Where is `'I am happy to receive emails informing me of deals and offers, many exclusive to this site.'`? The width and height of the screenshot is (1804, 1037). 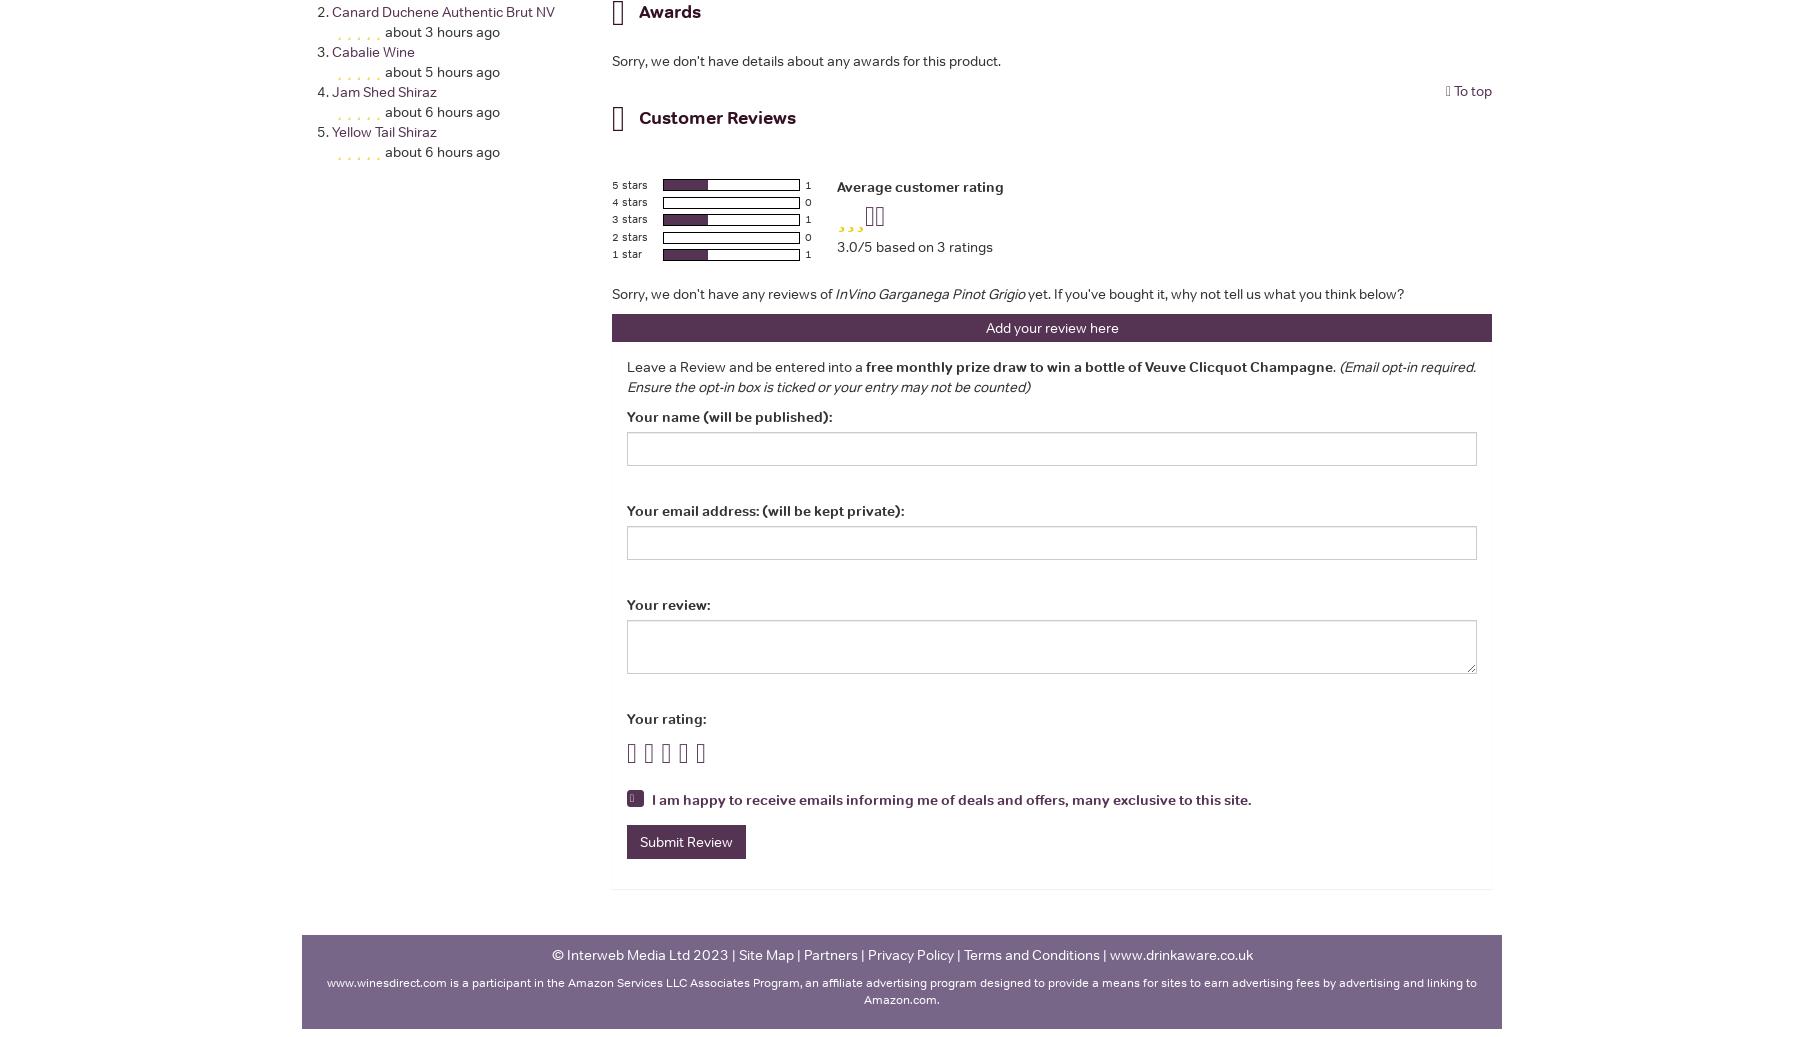
'I am happy to receive emails informing me of deals and offers, many exclusive to this site.' is located at coordinates (950, 800).